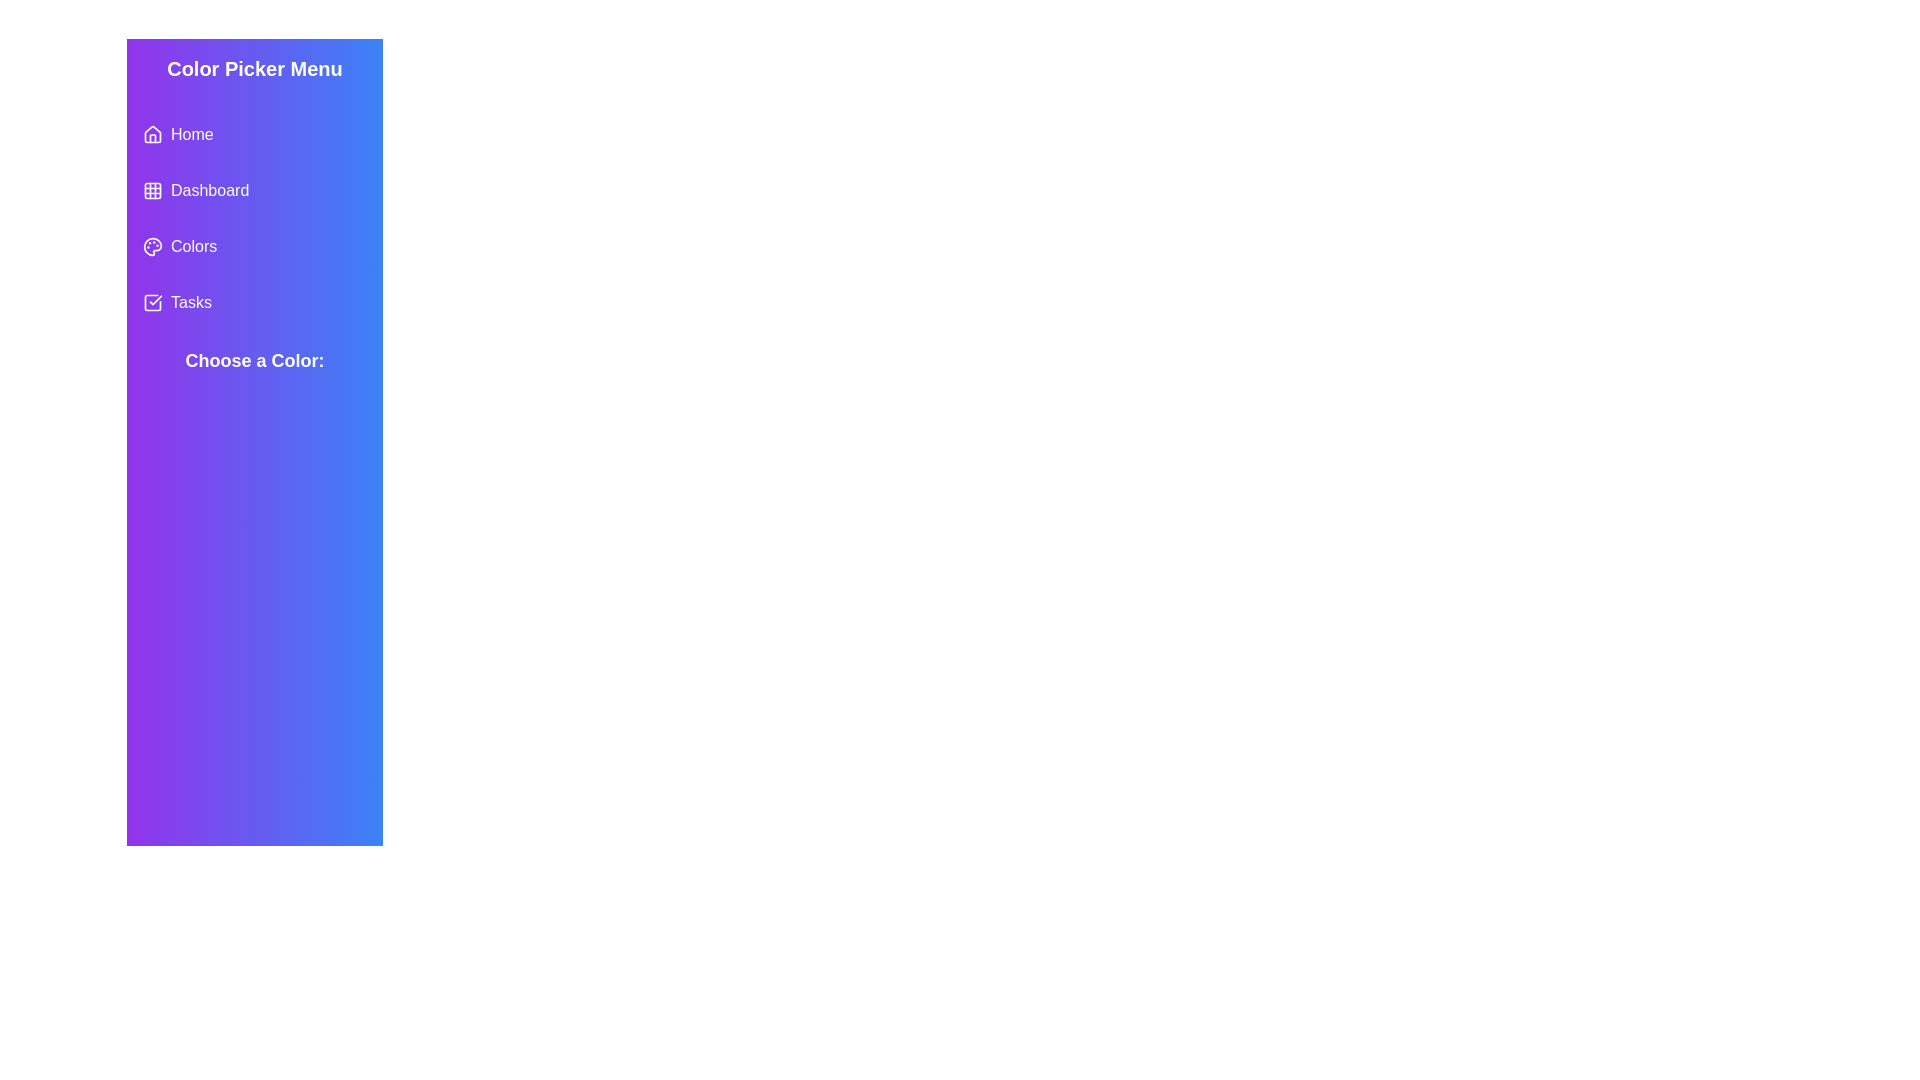  I want to click on the house icon in the sidebar menu, so click(152, 134).